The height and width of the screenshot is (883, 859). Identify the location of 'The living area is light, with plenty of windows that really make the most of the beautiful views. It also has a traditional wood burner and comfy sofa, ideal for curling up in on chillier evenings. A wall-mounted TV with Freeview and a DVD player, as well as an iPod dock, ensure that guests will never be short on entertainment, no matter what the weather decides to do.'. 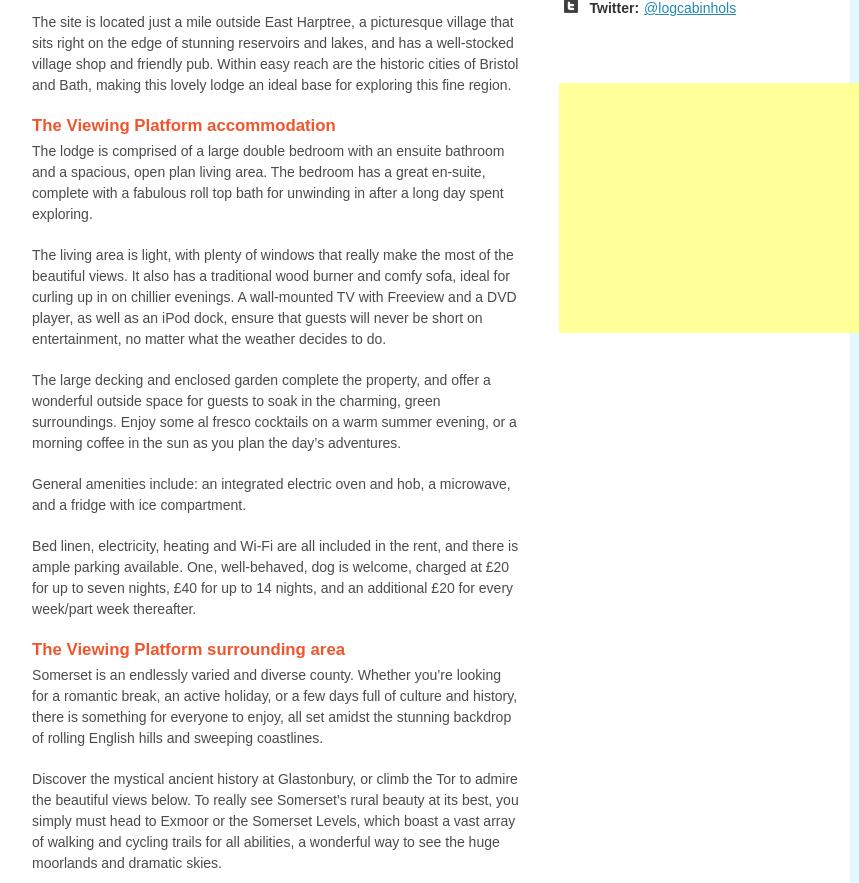
(273, 297).